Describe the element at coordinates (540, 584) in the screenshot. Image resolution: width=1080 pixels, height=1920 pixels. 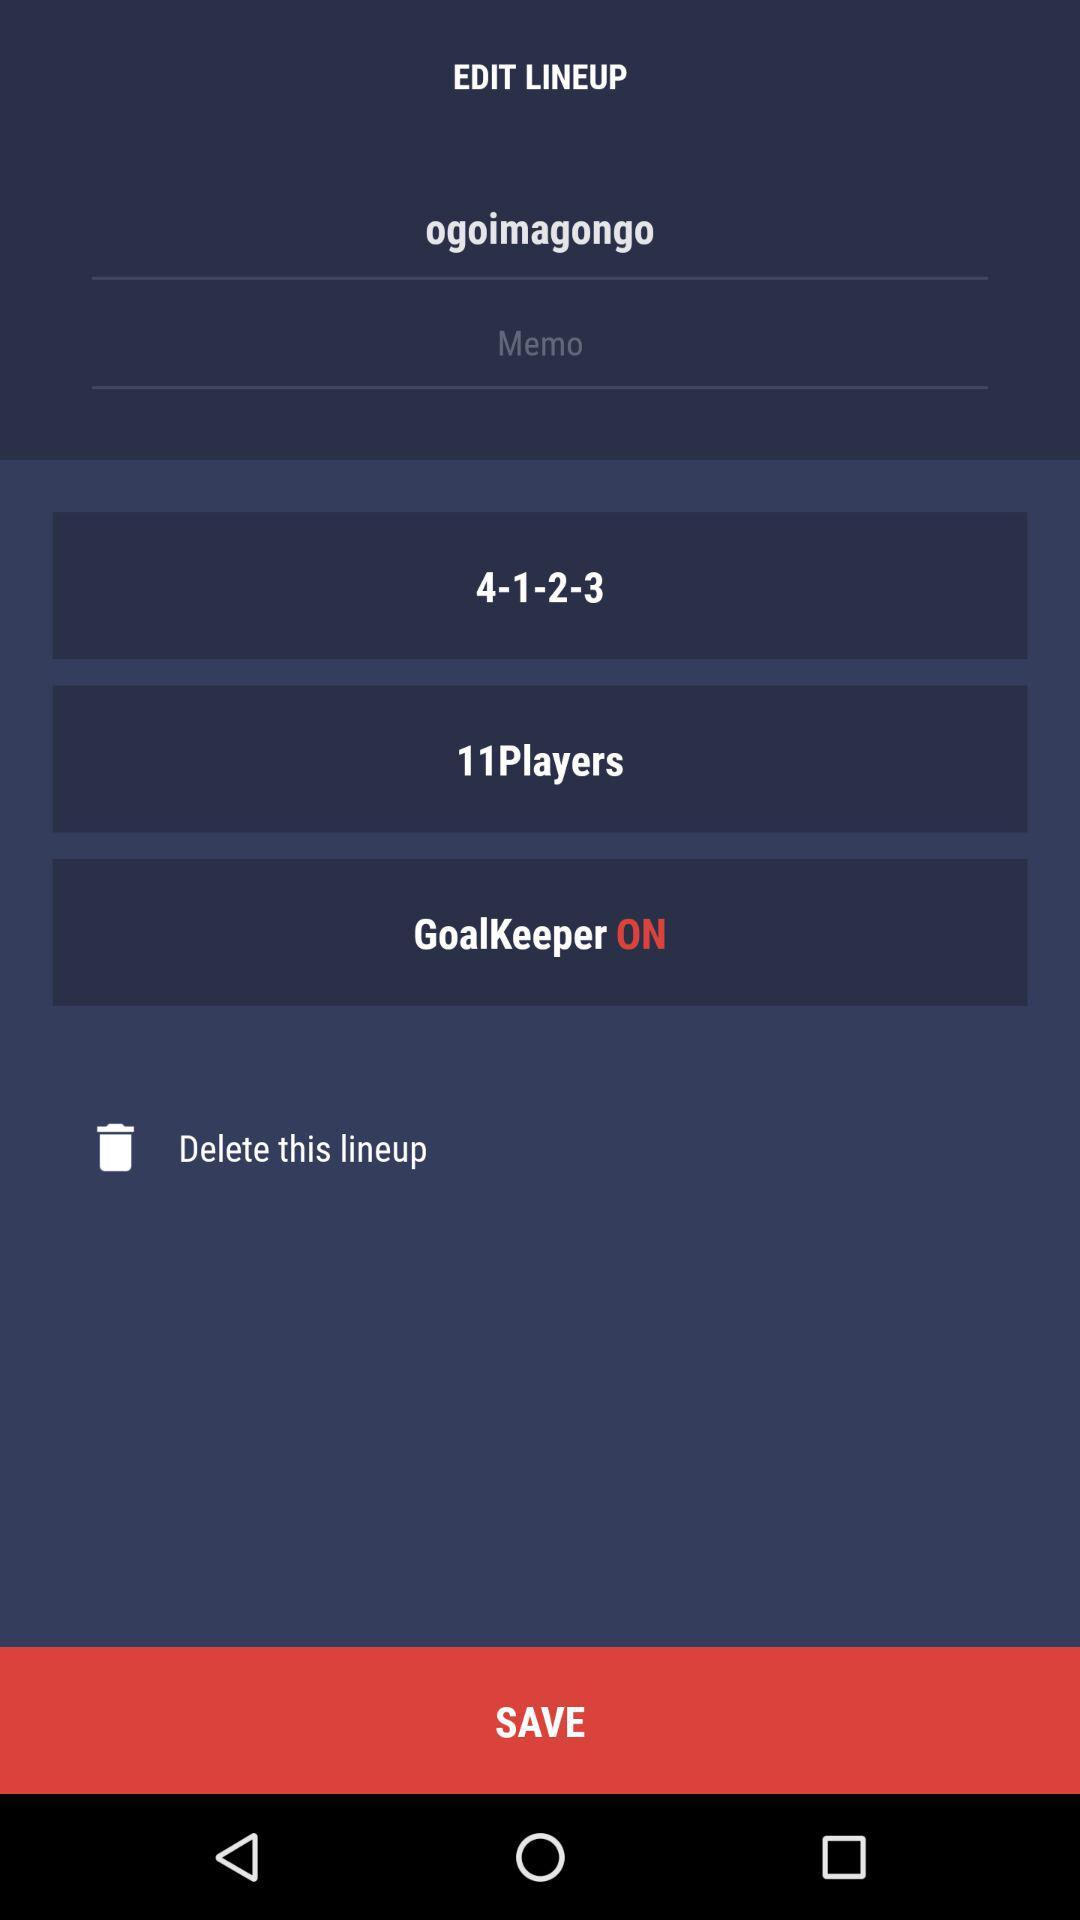
I see `4 1 2 item` at that location.